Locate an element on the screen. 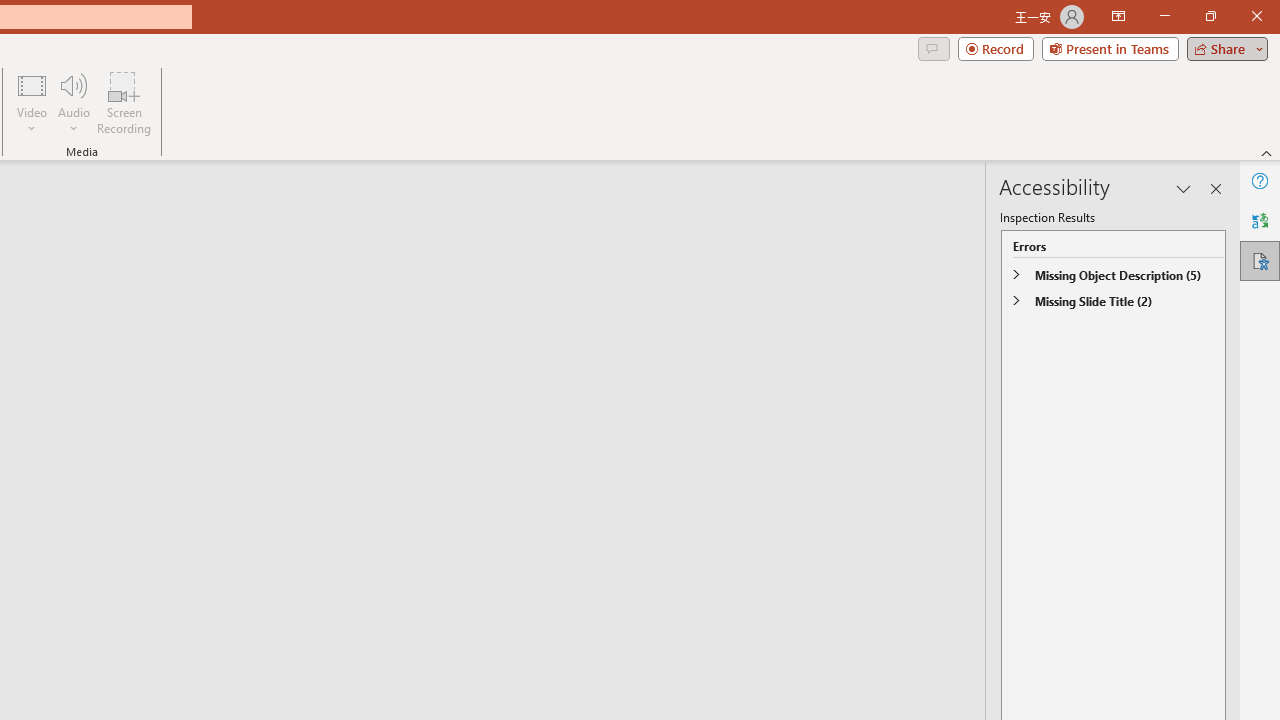 This screenshot has height=720, width=1280. 'Video' is located at coordinates (32, 103).